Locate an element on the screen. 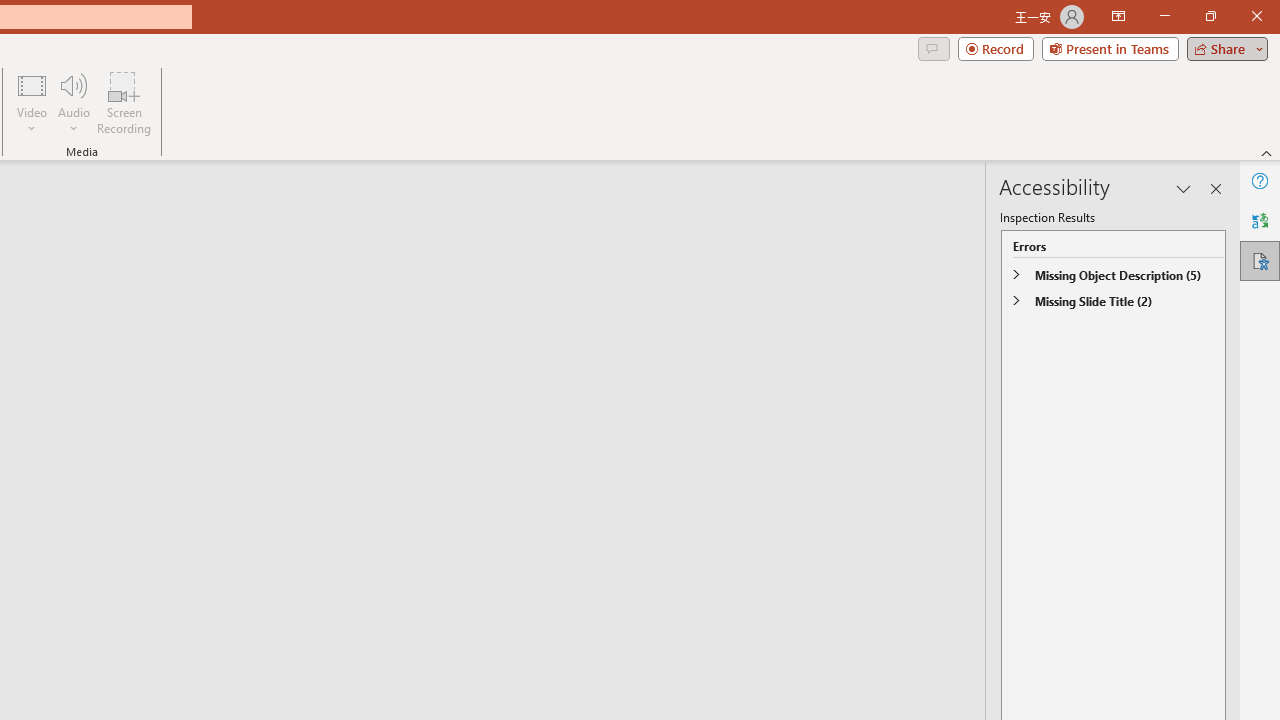 This screenshot has height=720, width=1280. 'Video' is located at coordinates (32, 103).